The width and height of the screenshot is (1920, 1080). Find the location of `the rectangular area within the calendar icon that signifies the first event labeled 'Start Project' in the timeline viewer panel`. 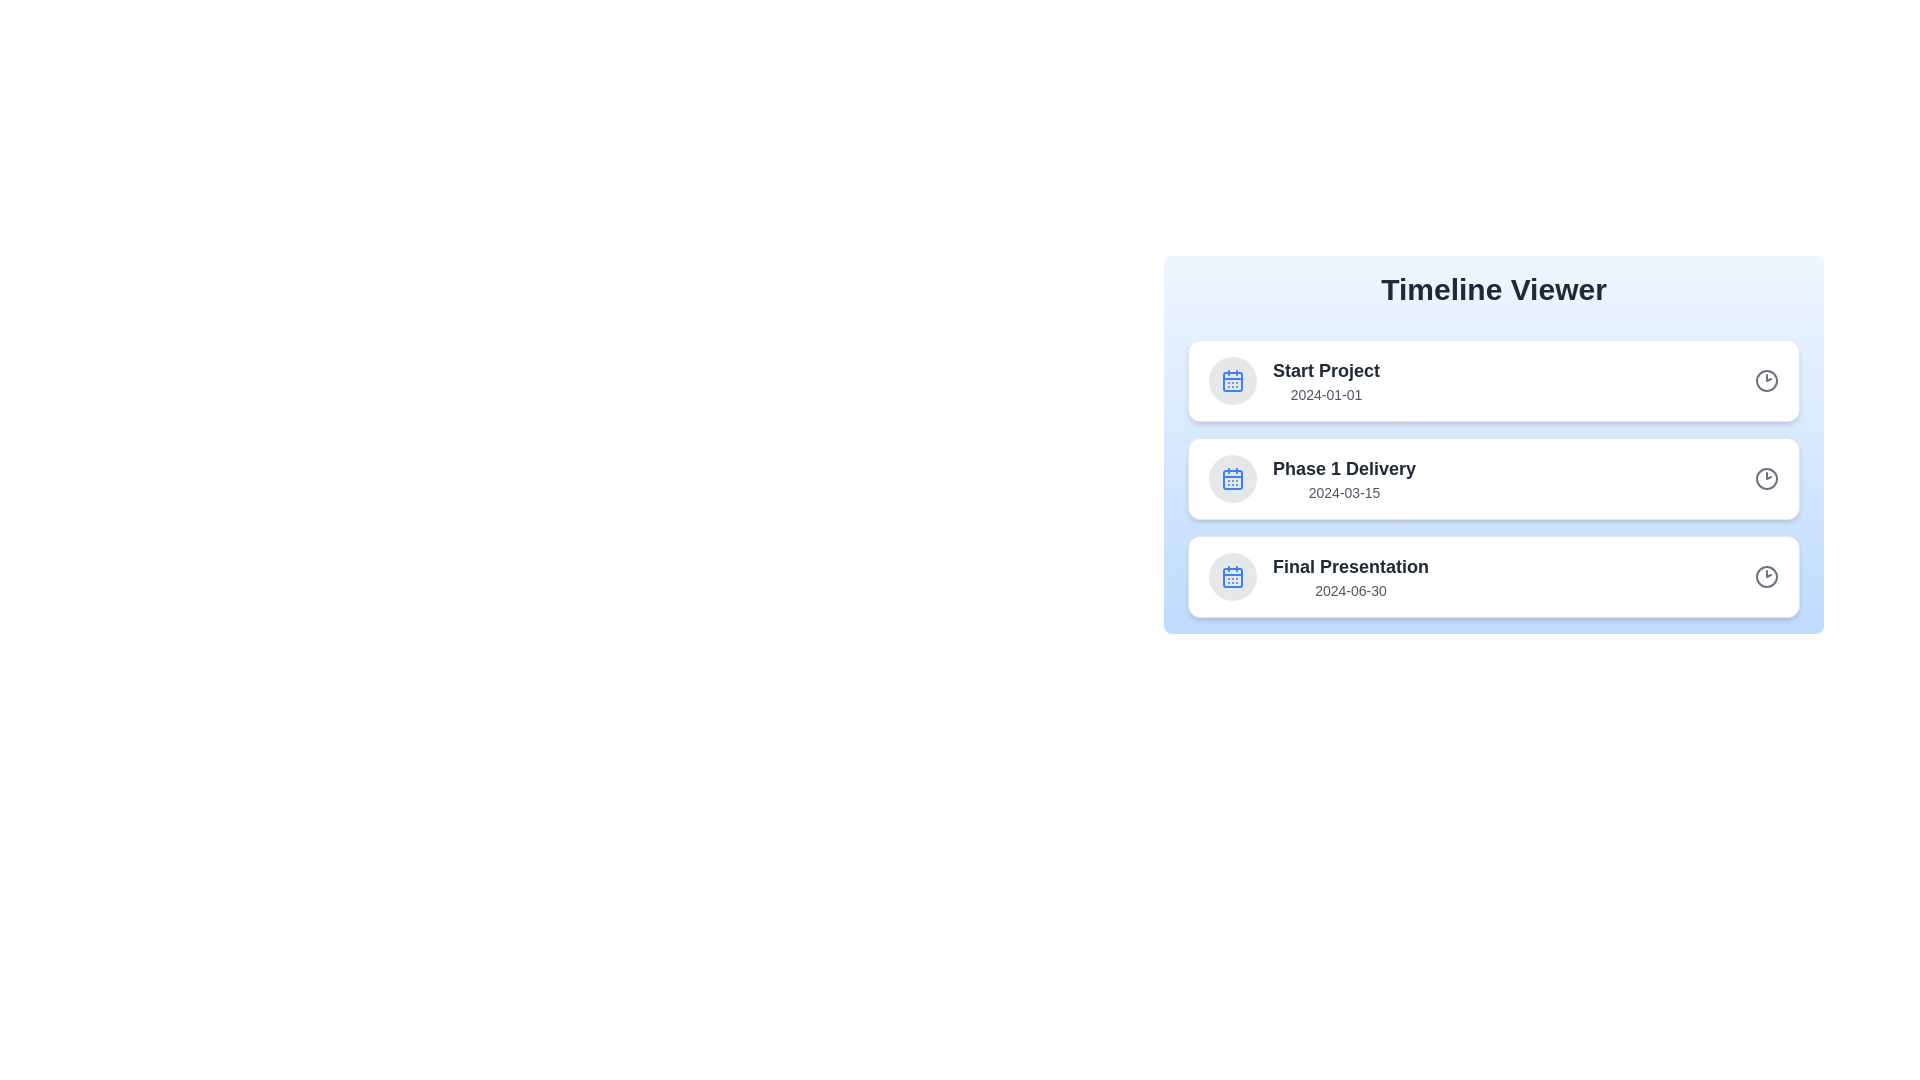

the rectangular area within the calendar icon that signifies the first event labeled 'Start Project' in the timeline viewer panel is located at coordinates (1232, 381).